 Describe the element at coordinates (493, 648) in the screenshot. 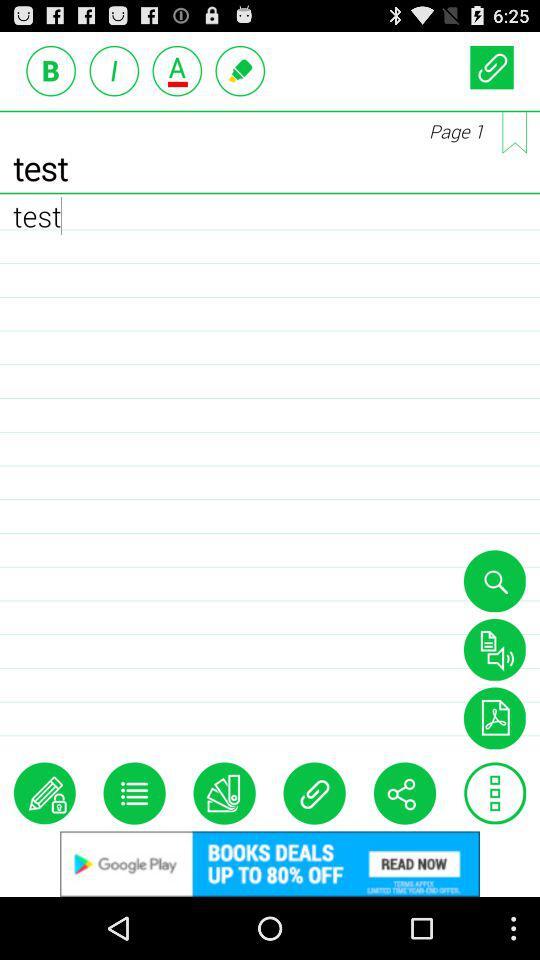

I see `save` at that location.